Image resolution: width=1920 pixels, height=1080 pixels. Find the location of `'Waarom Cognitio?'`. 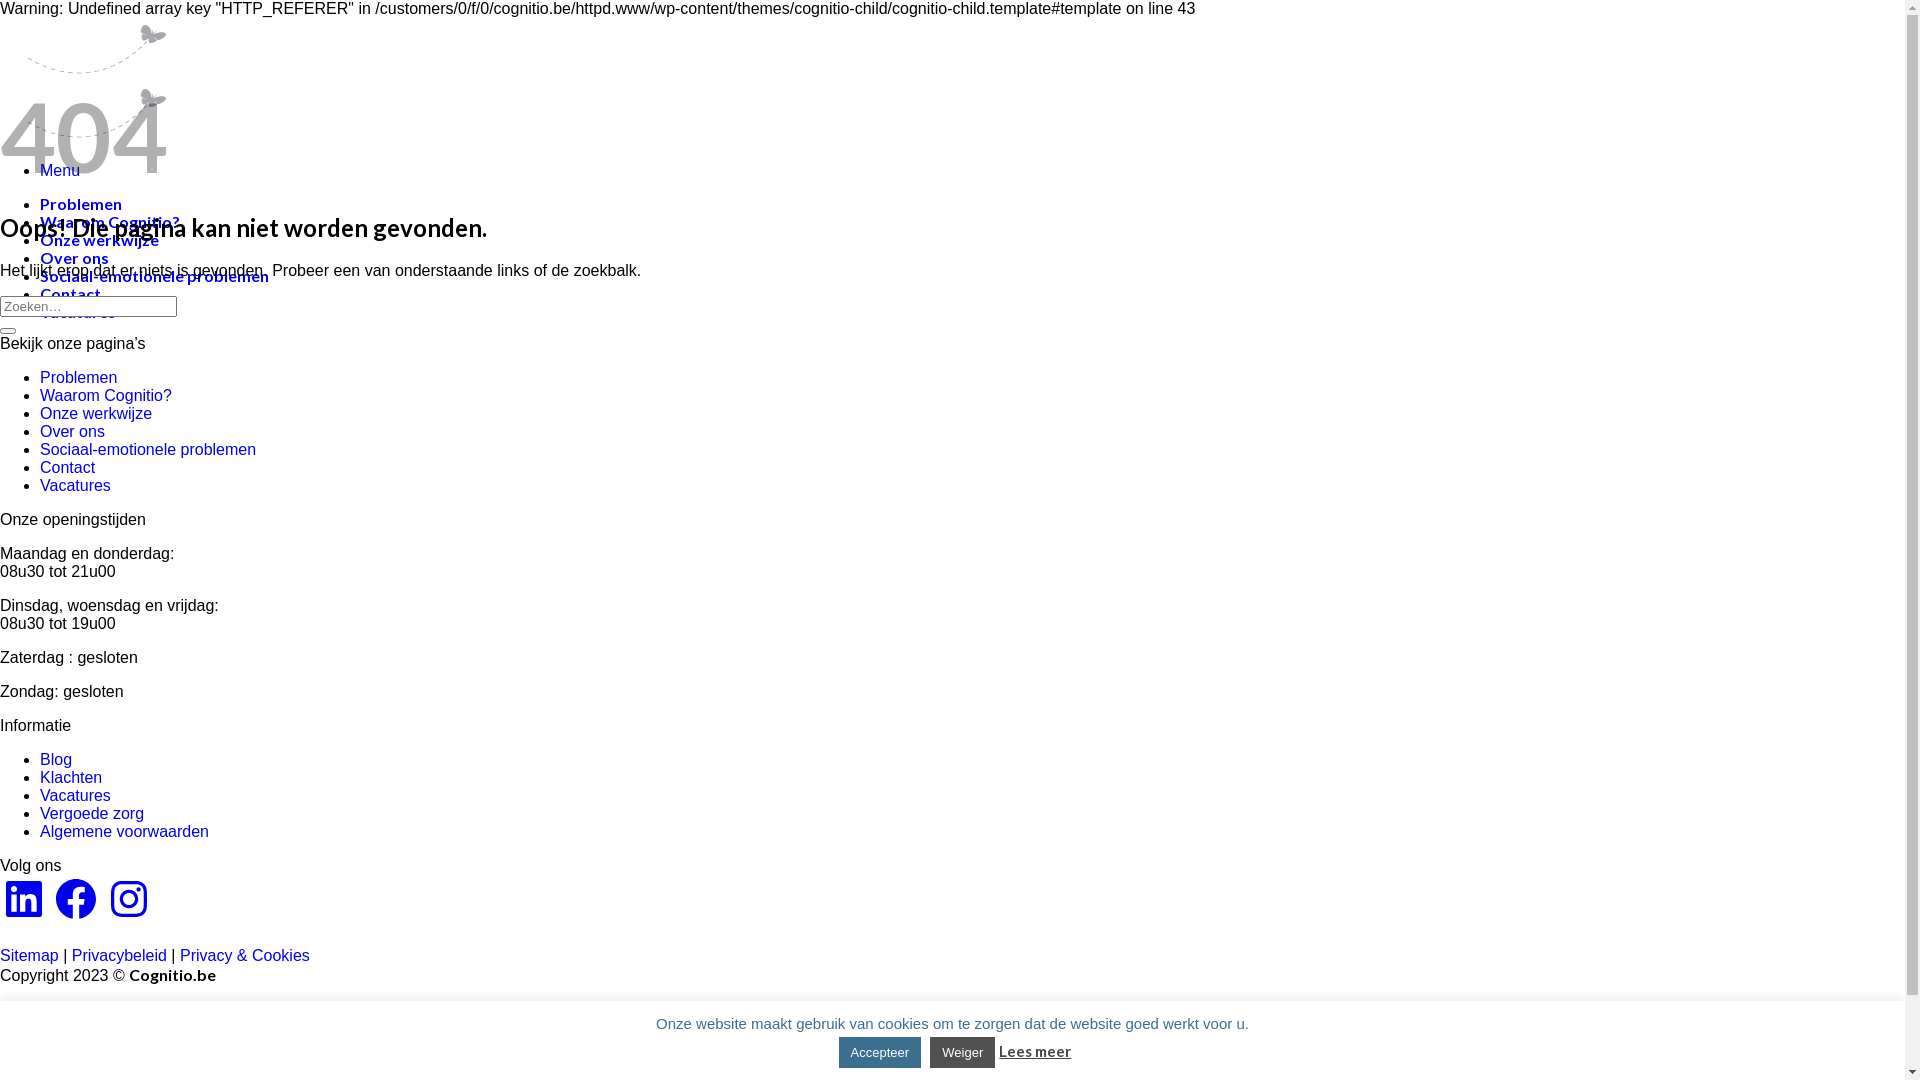

'Waarom Cognitio?' is located at coordinates (104, 395).